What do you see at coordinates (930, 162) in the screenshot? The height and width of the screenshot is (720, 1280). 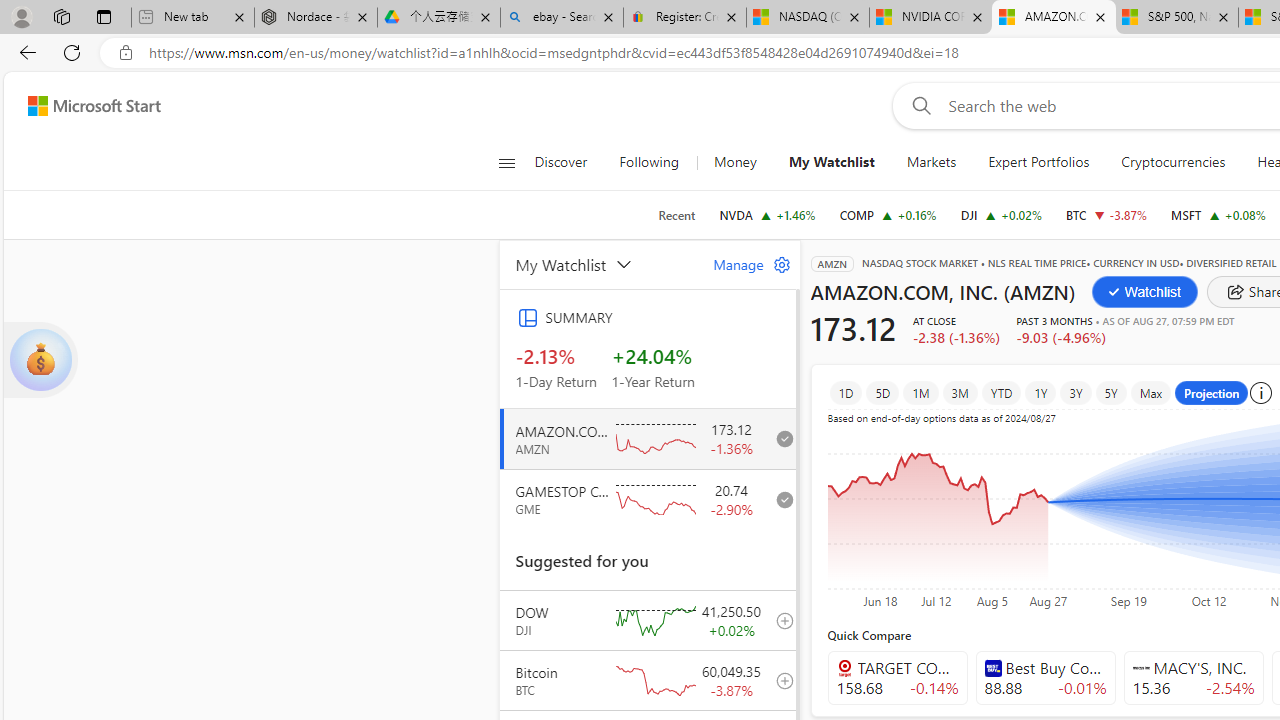 I see `'Markets'` at bounding box center [930, 162].